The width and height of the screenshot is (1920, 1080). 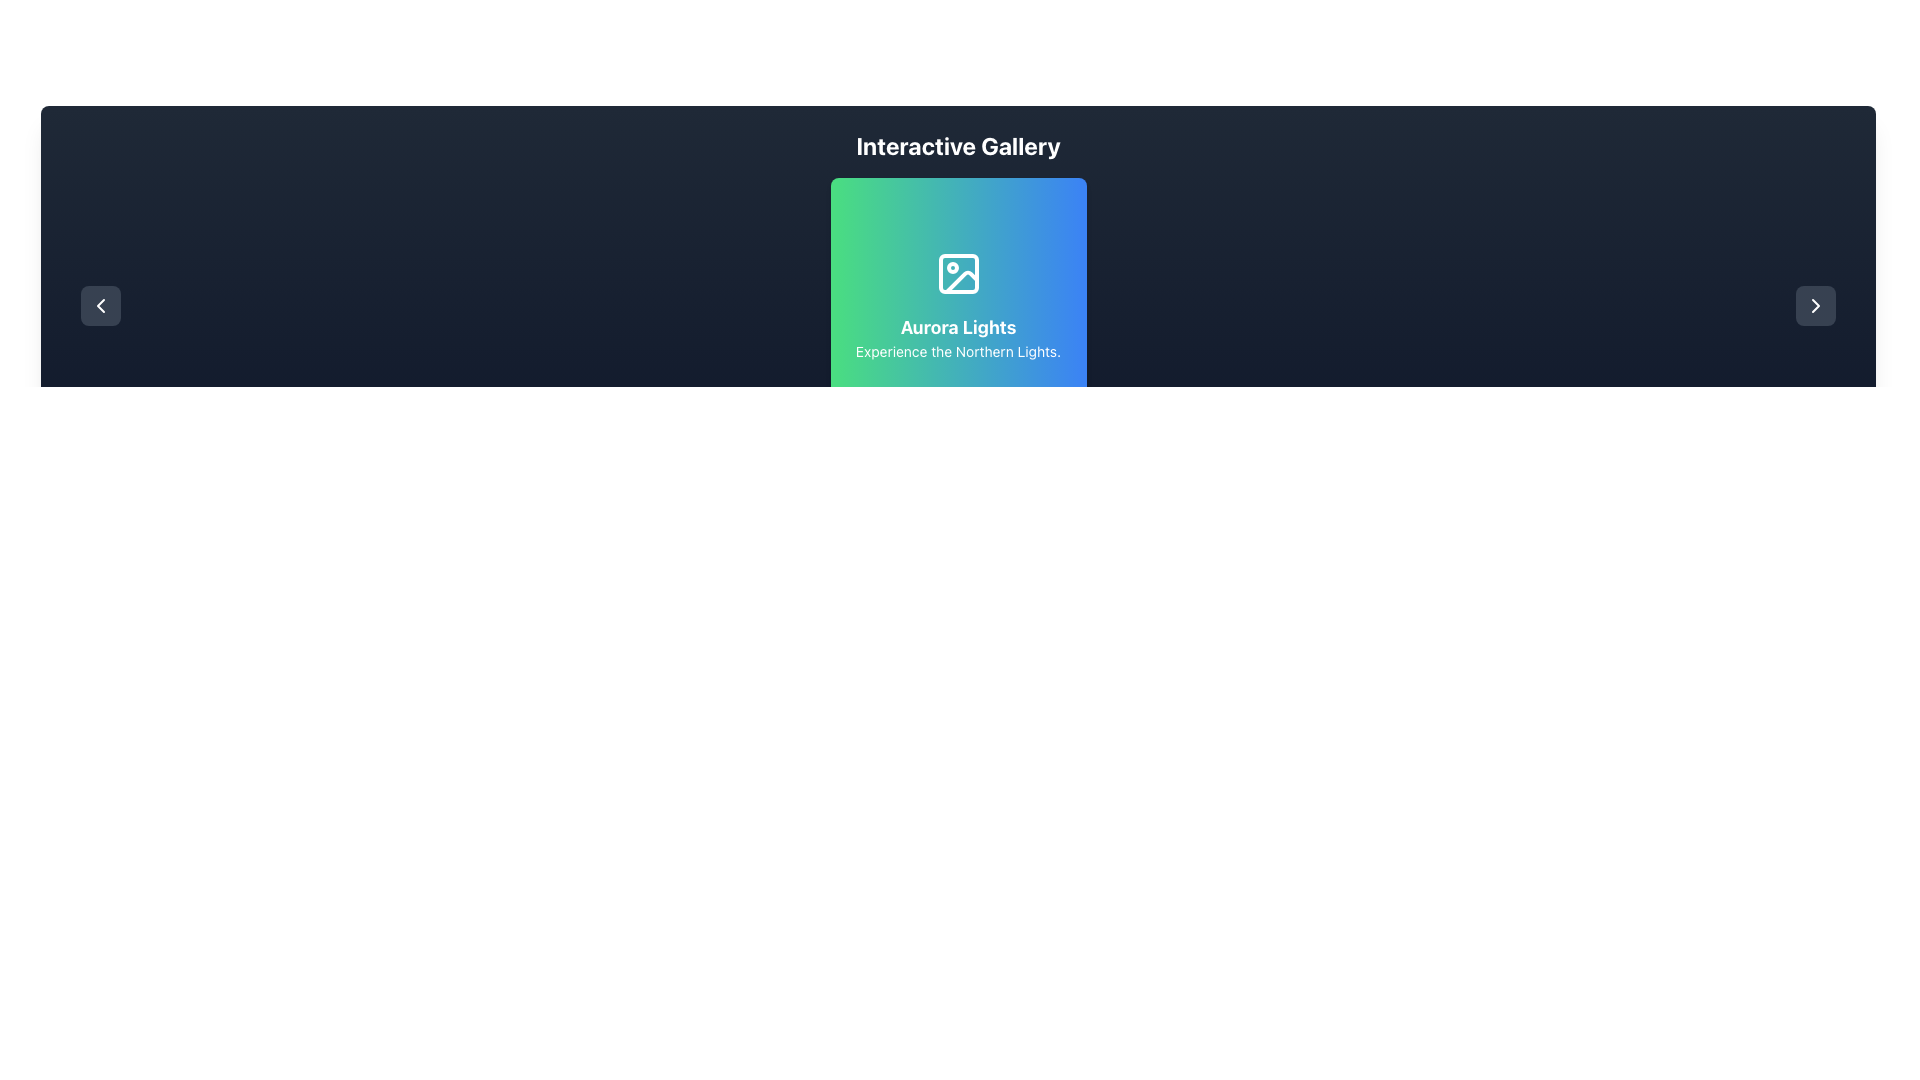 What do you see at coordinates (957, 458) in the screenshot?
I see `the middle navigation dot, which is part of a set of three circular elements at the bottom of the central interface area` at bounding box center [957, 458].